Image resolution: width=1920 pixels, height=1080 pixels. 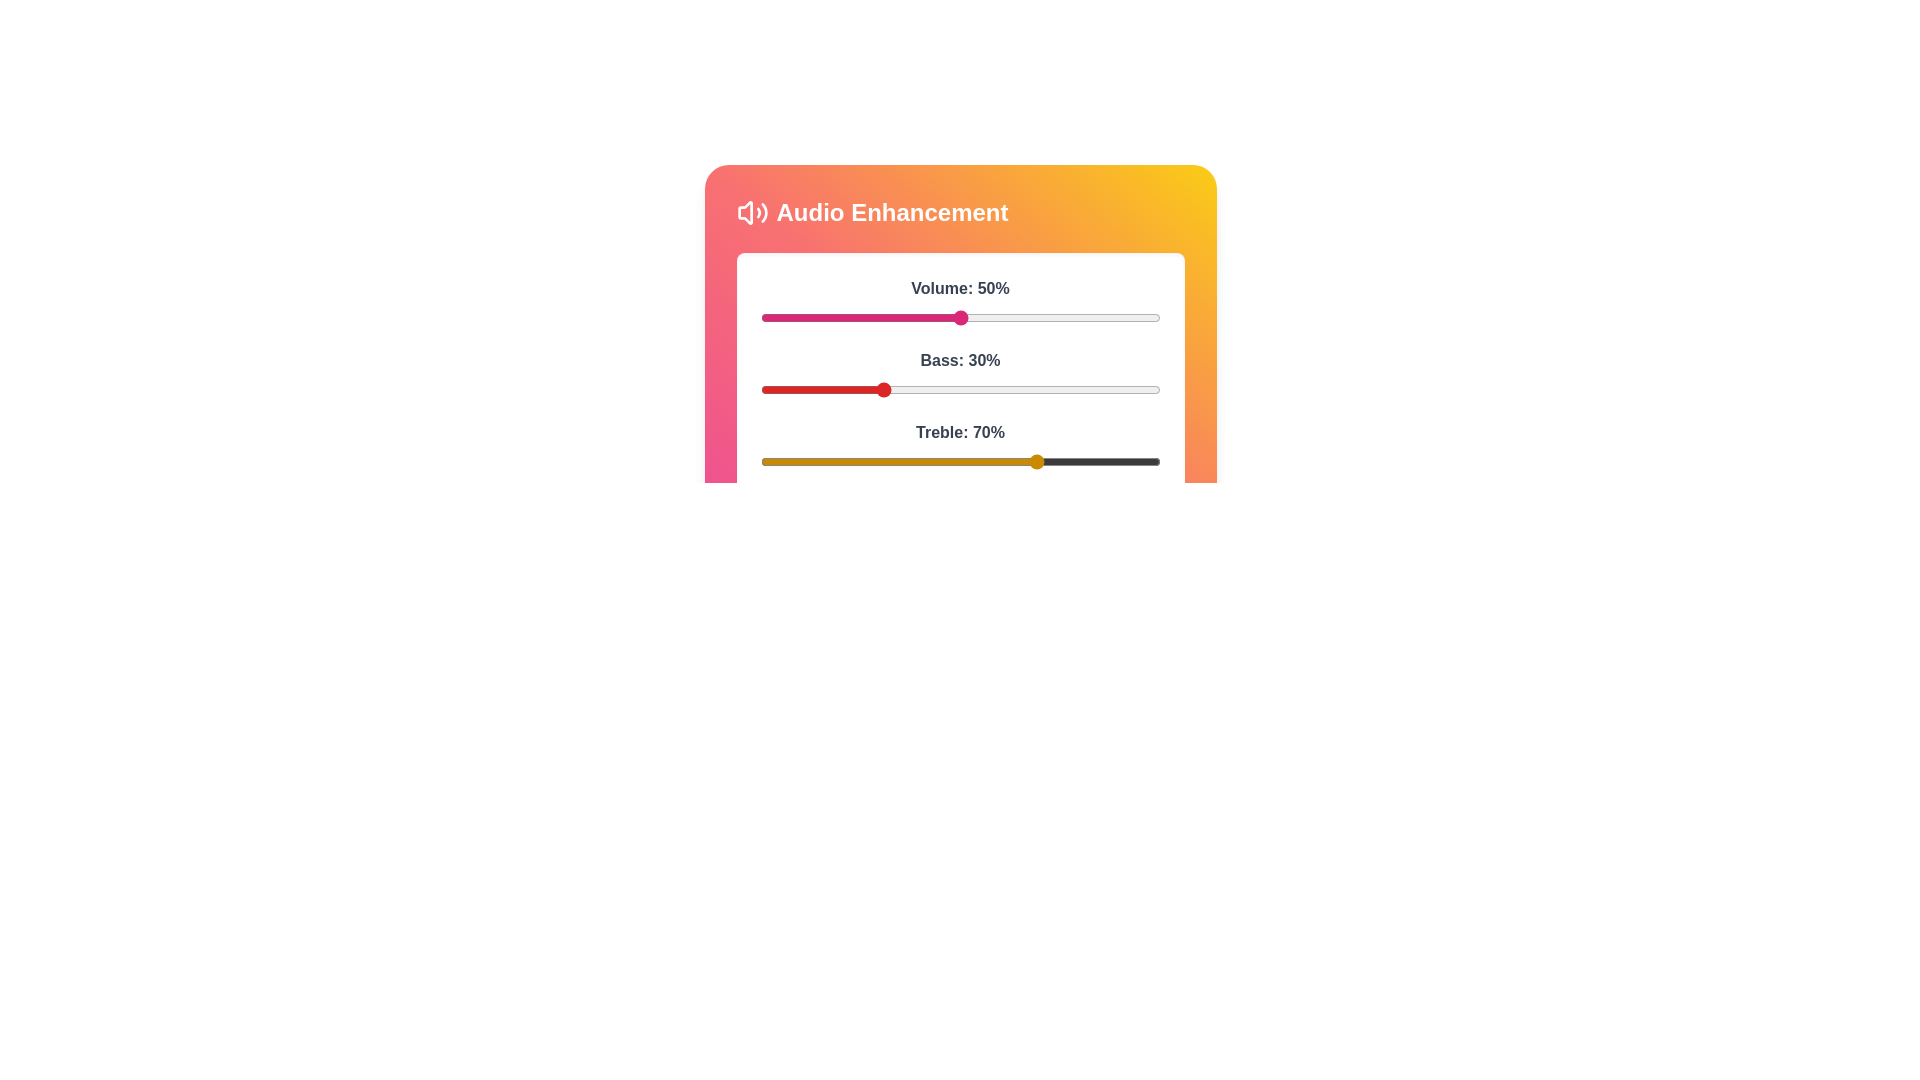 I want to click on the interactive volume slider labeled 'Volume: 50%', so click(x=960, y=304).